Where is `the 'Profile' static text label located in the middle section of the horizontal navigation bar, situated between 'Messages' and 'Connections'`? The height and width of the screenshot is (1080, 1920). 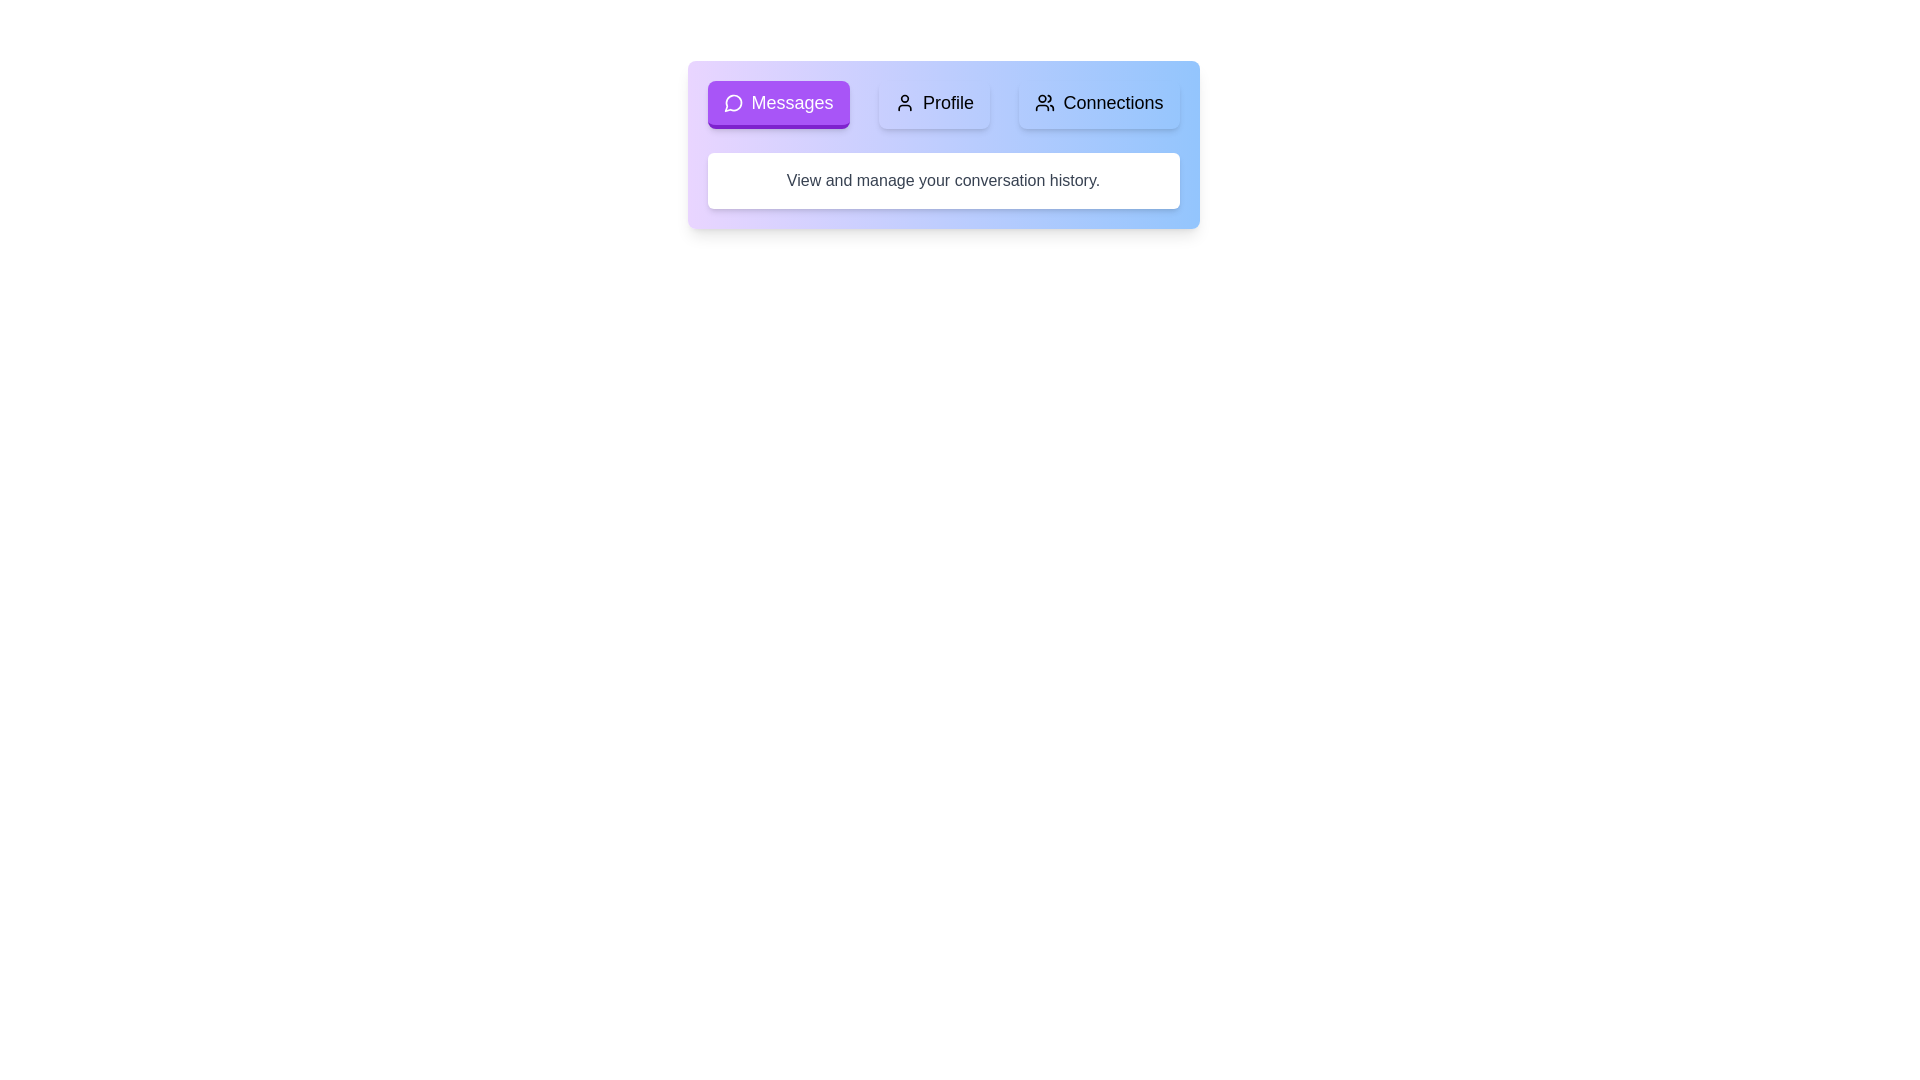 the 'Profile' static text label located in the middle section of the horizontal navigation bar, situated between 'Messages' and 'Connections' is located at coordinates (947, 103).